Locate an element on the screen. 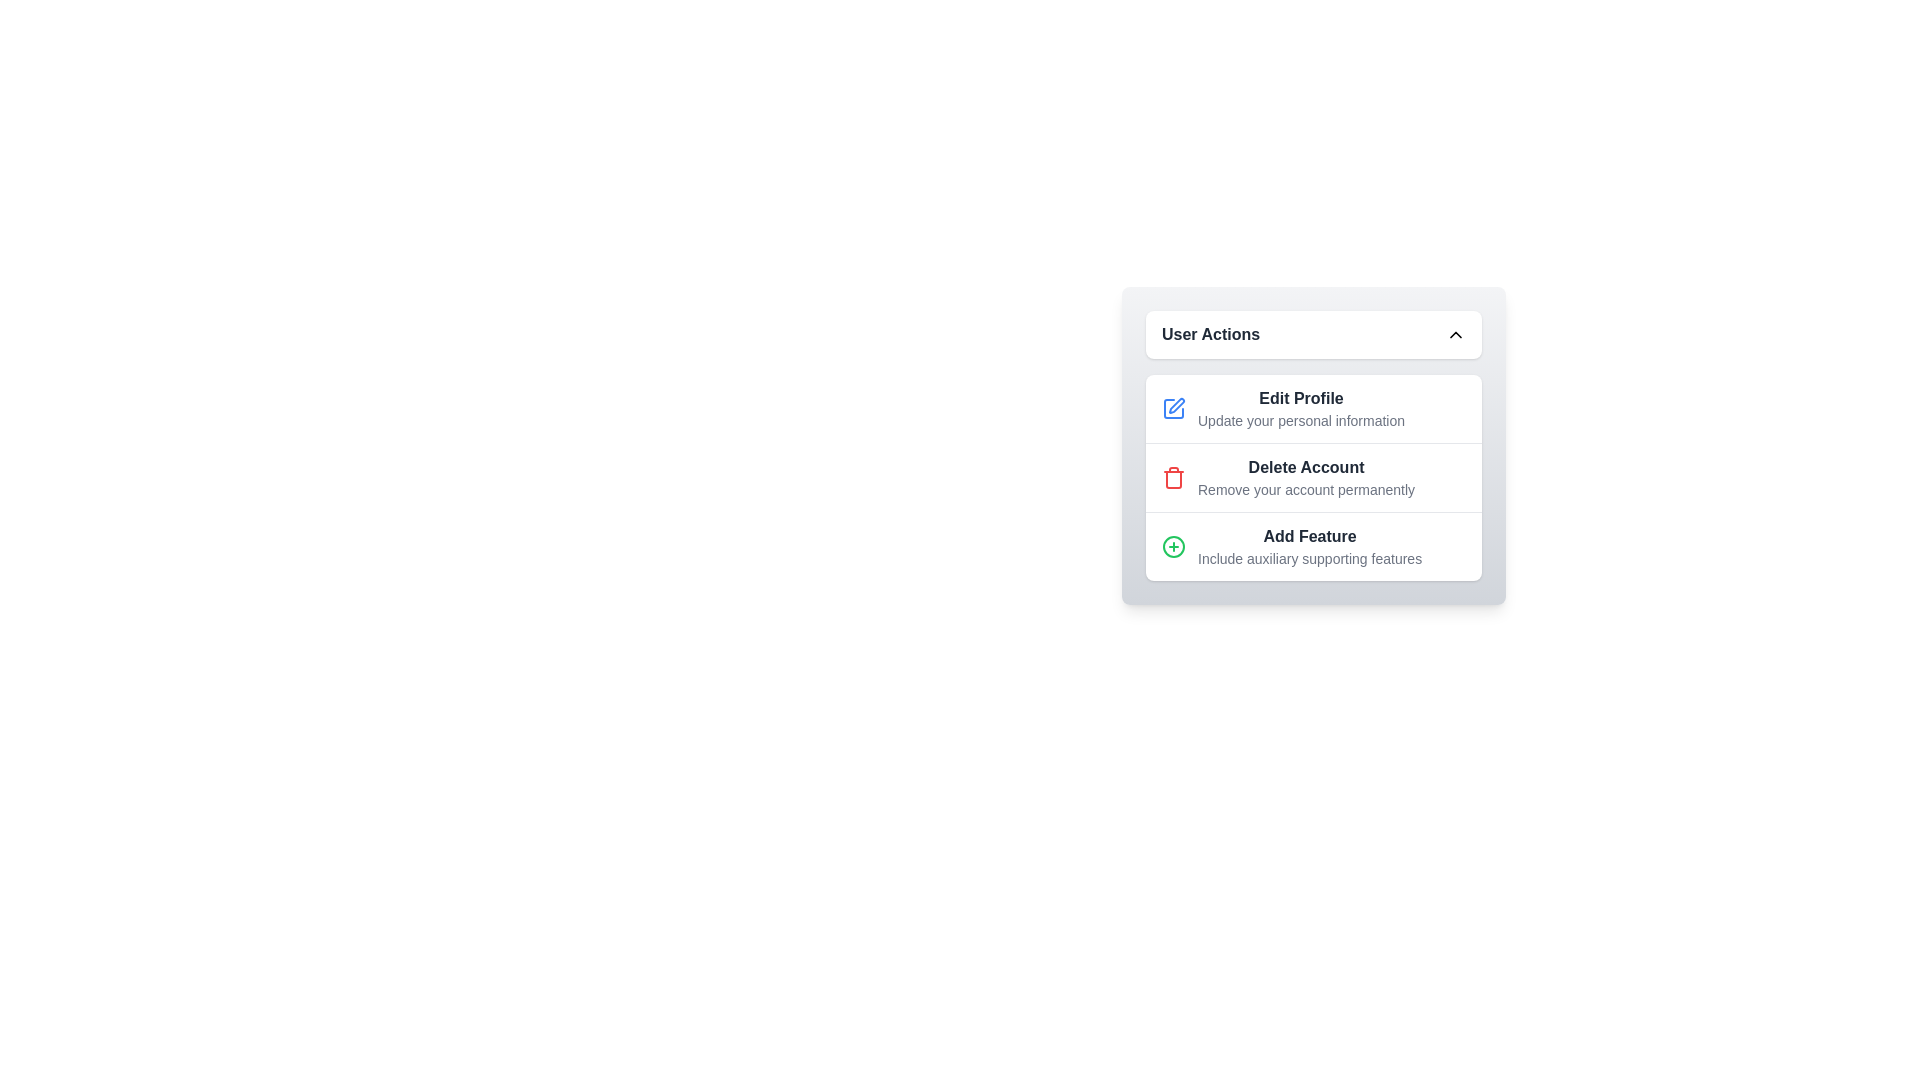 The image size is (1920, 1080). the editable square icon indicating the 'Edit Profile' functionality in the 'User Actions' menu is located at coordinates (1176, 405).